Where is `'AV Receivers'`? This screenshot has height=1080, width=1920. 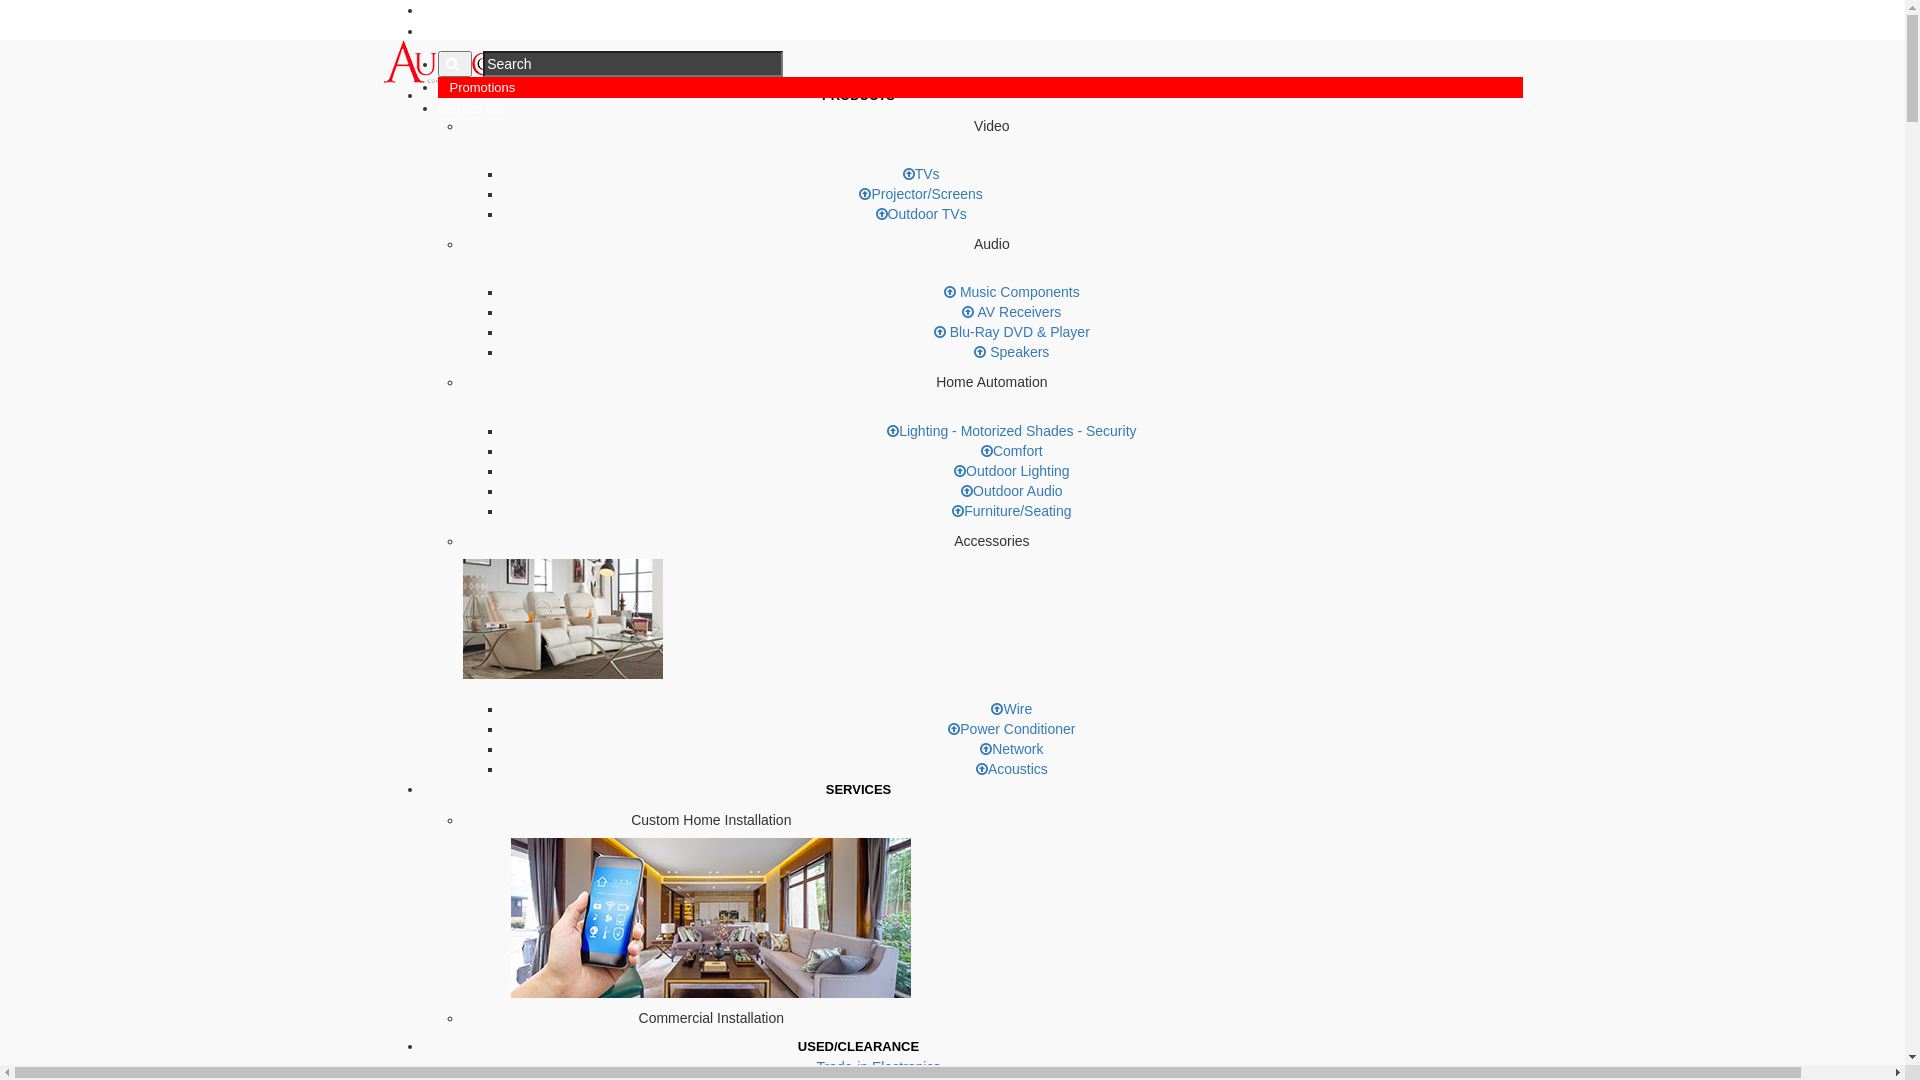 'AV Receivers' is located at coordinates (1011, 312).